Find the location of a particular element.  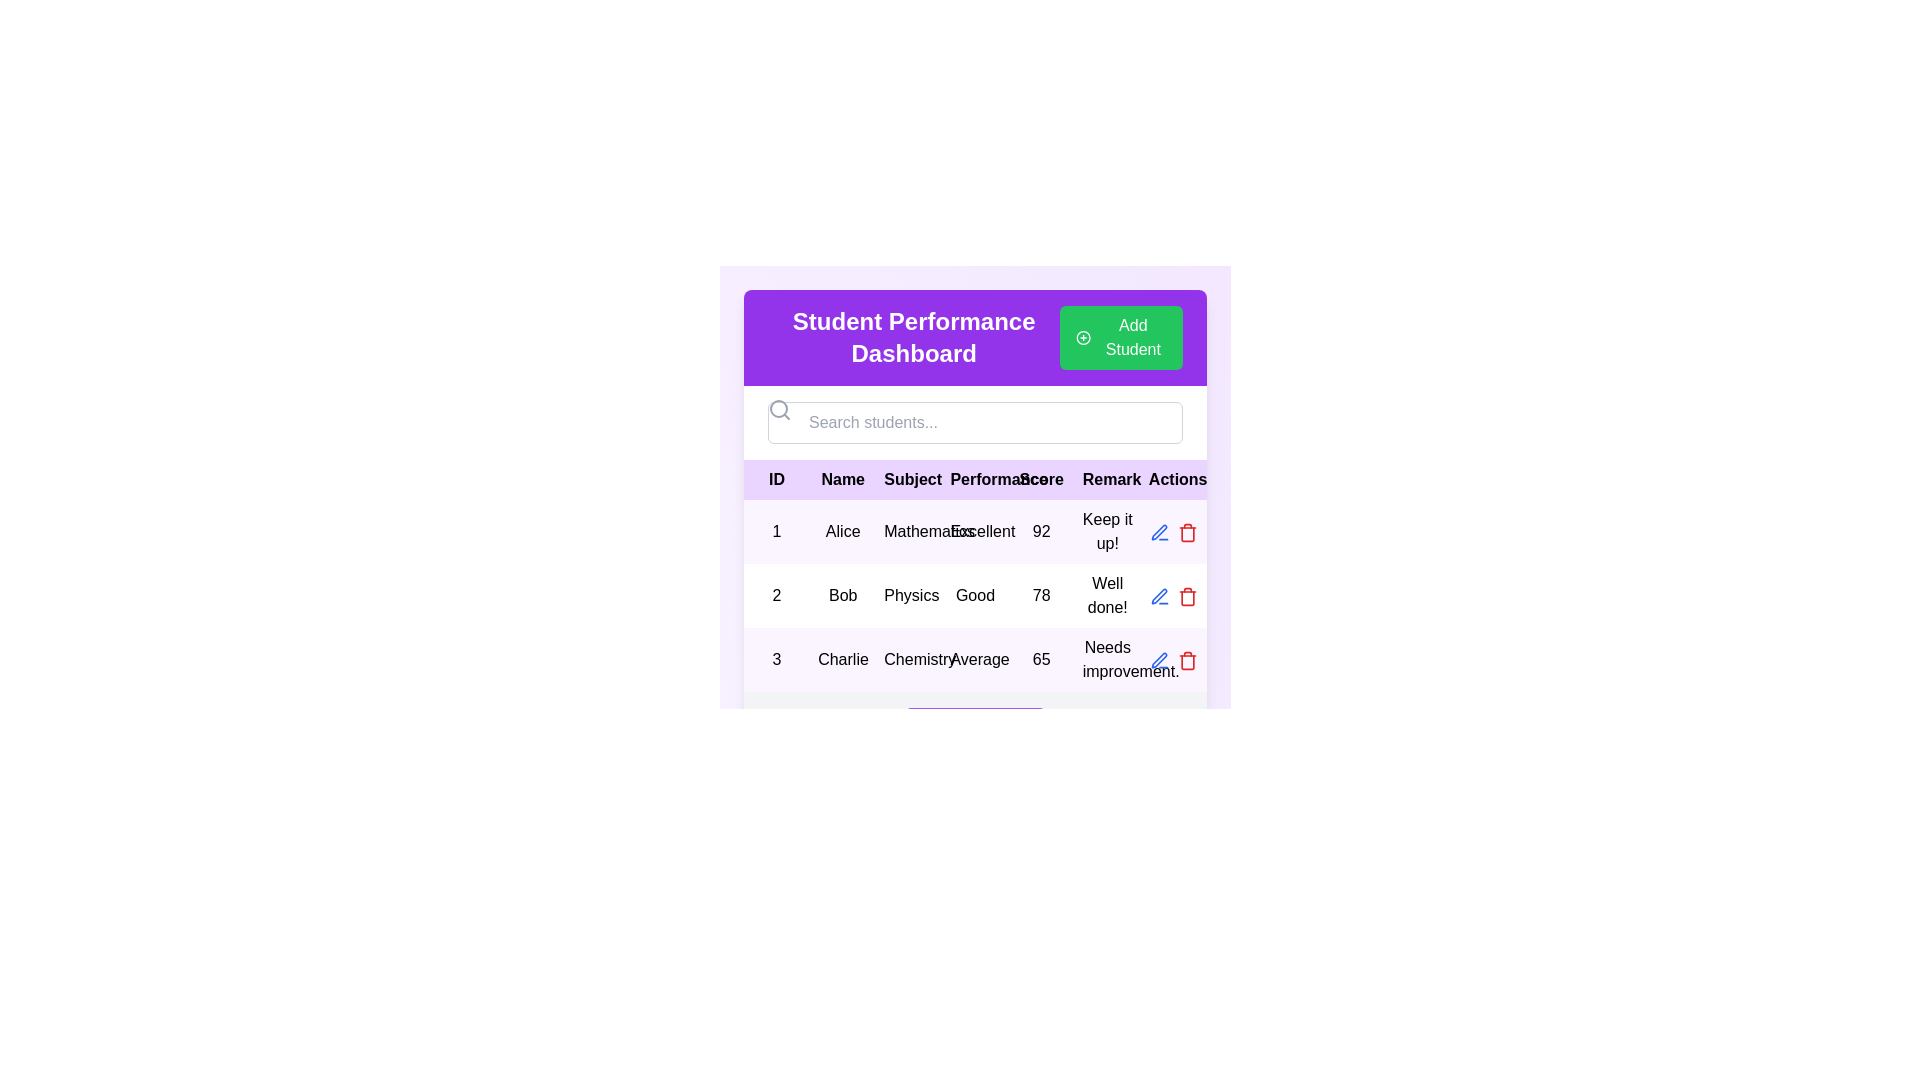

text 'Name' from the header label for the student names column, which is positioned between the 'ID' and 'Subject' headers in the table is located at coordinates (843, 479).